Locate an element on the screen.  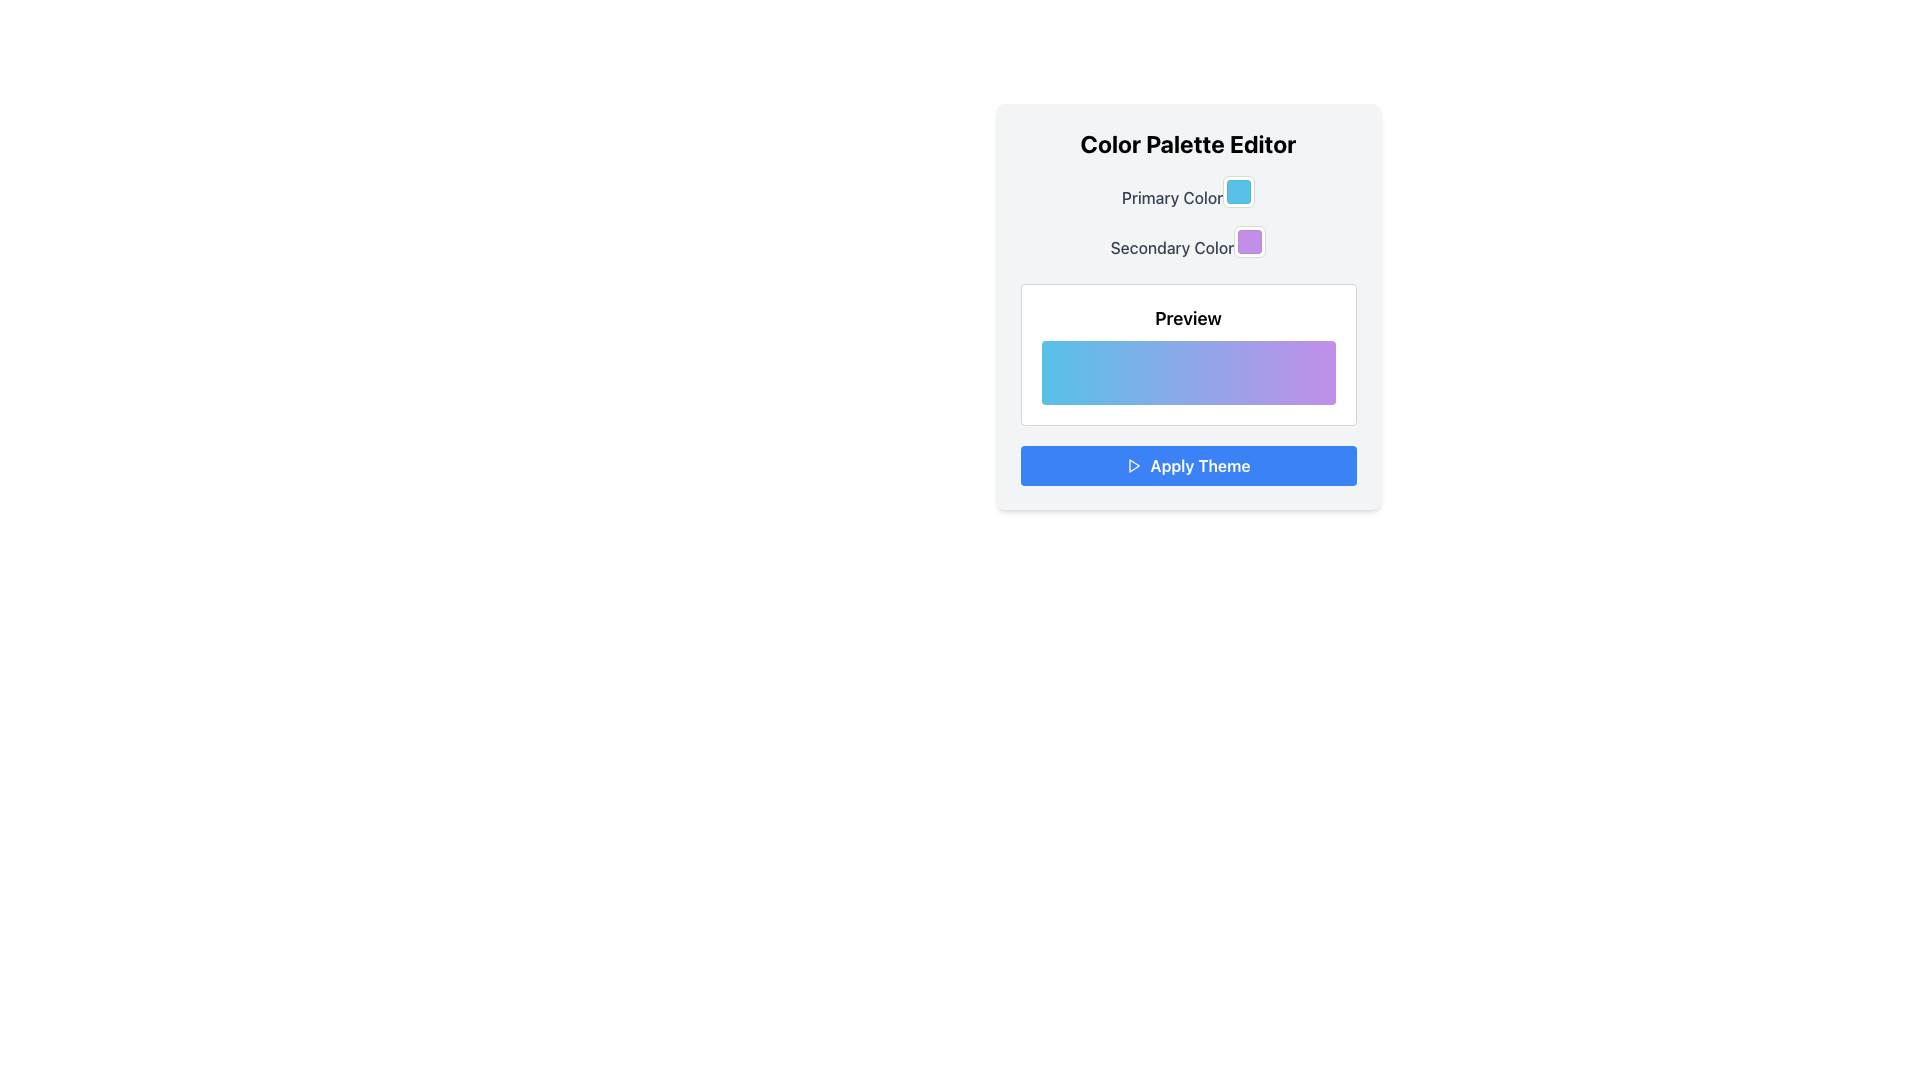
the 'Primary Color' label with the blue color indicator is located at coordinates (1188, 192).